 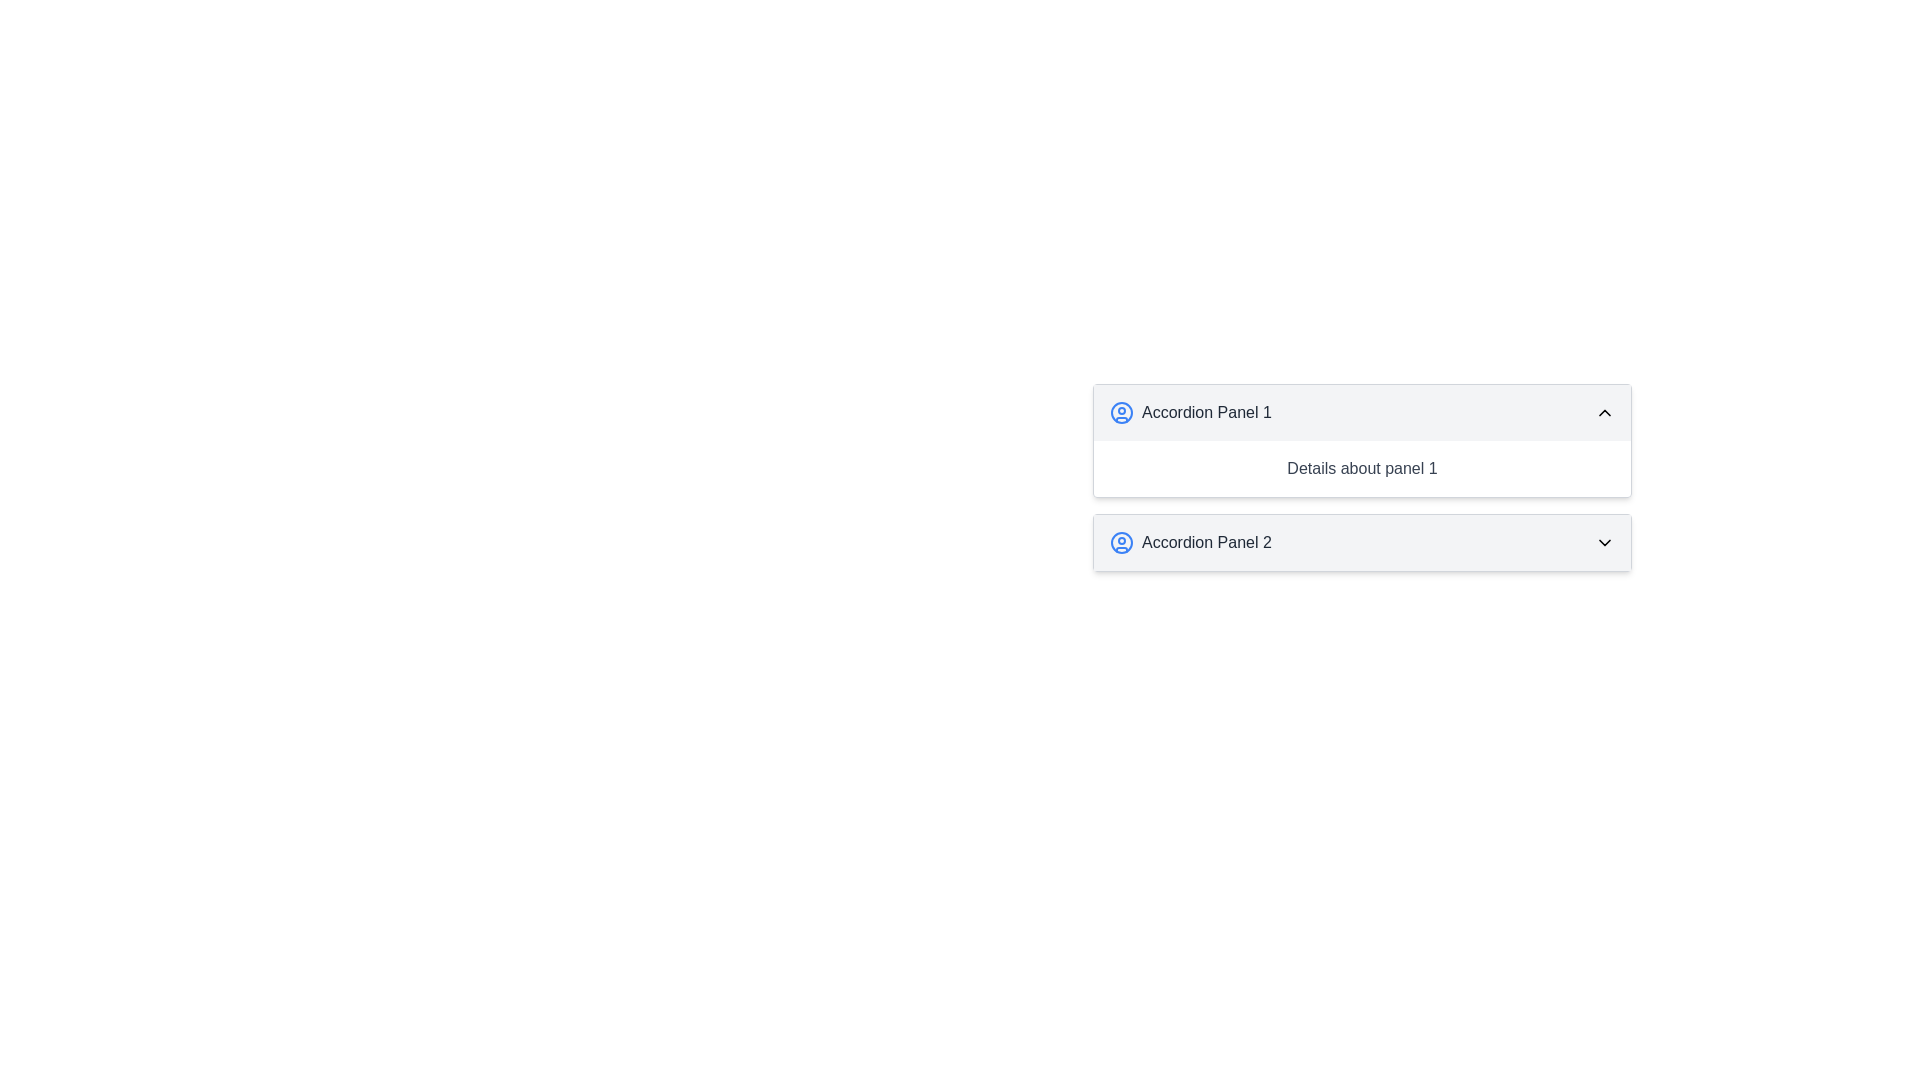 What do you see at coordinates (1361, 469) in the screenshot?
I see `the static text label that provides descriptive information related to 'Accordion Panel 1', which is located beneath the panel's title and above 'Accordion Panel 2'` at bounding box center [1361, 469].